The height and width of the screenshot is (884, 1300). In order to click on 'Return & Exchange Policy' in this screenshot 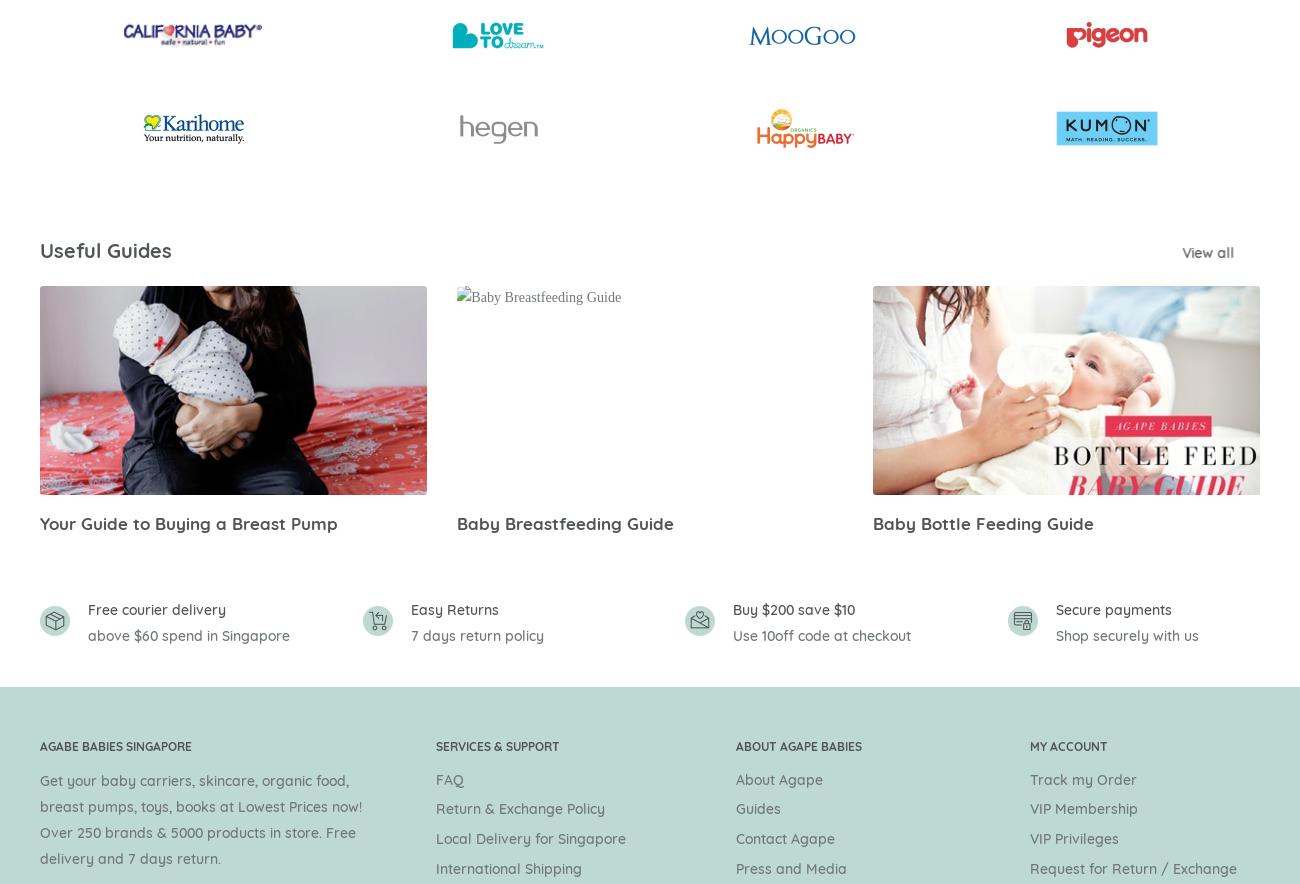, I will do `click(520, 808)`.